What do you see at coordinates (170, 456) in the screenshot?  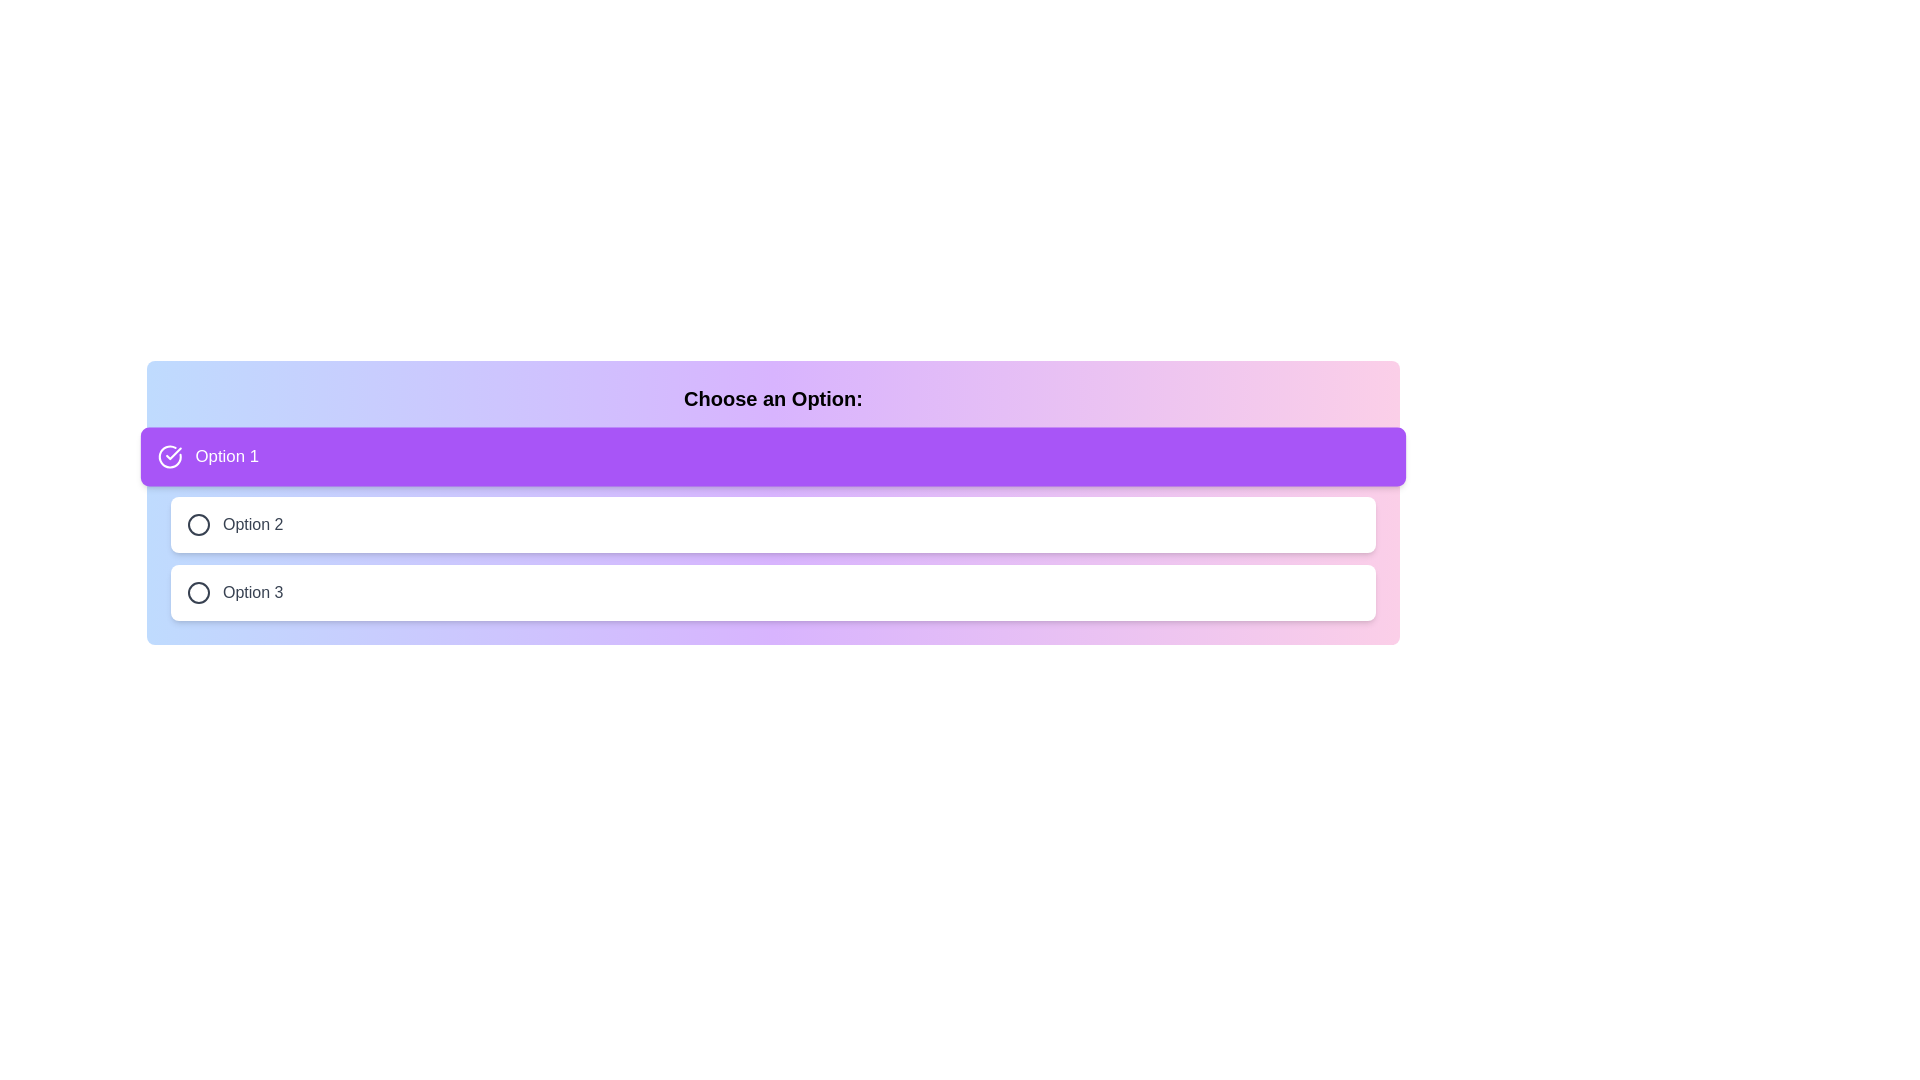 I see `the active state icon that indicates the selected option under the 'Choose an Option:' header` at bounding box center [170, 456].